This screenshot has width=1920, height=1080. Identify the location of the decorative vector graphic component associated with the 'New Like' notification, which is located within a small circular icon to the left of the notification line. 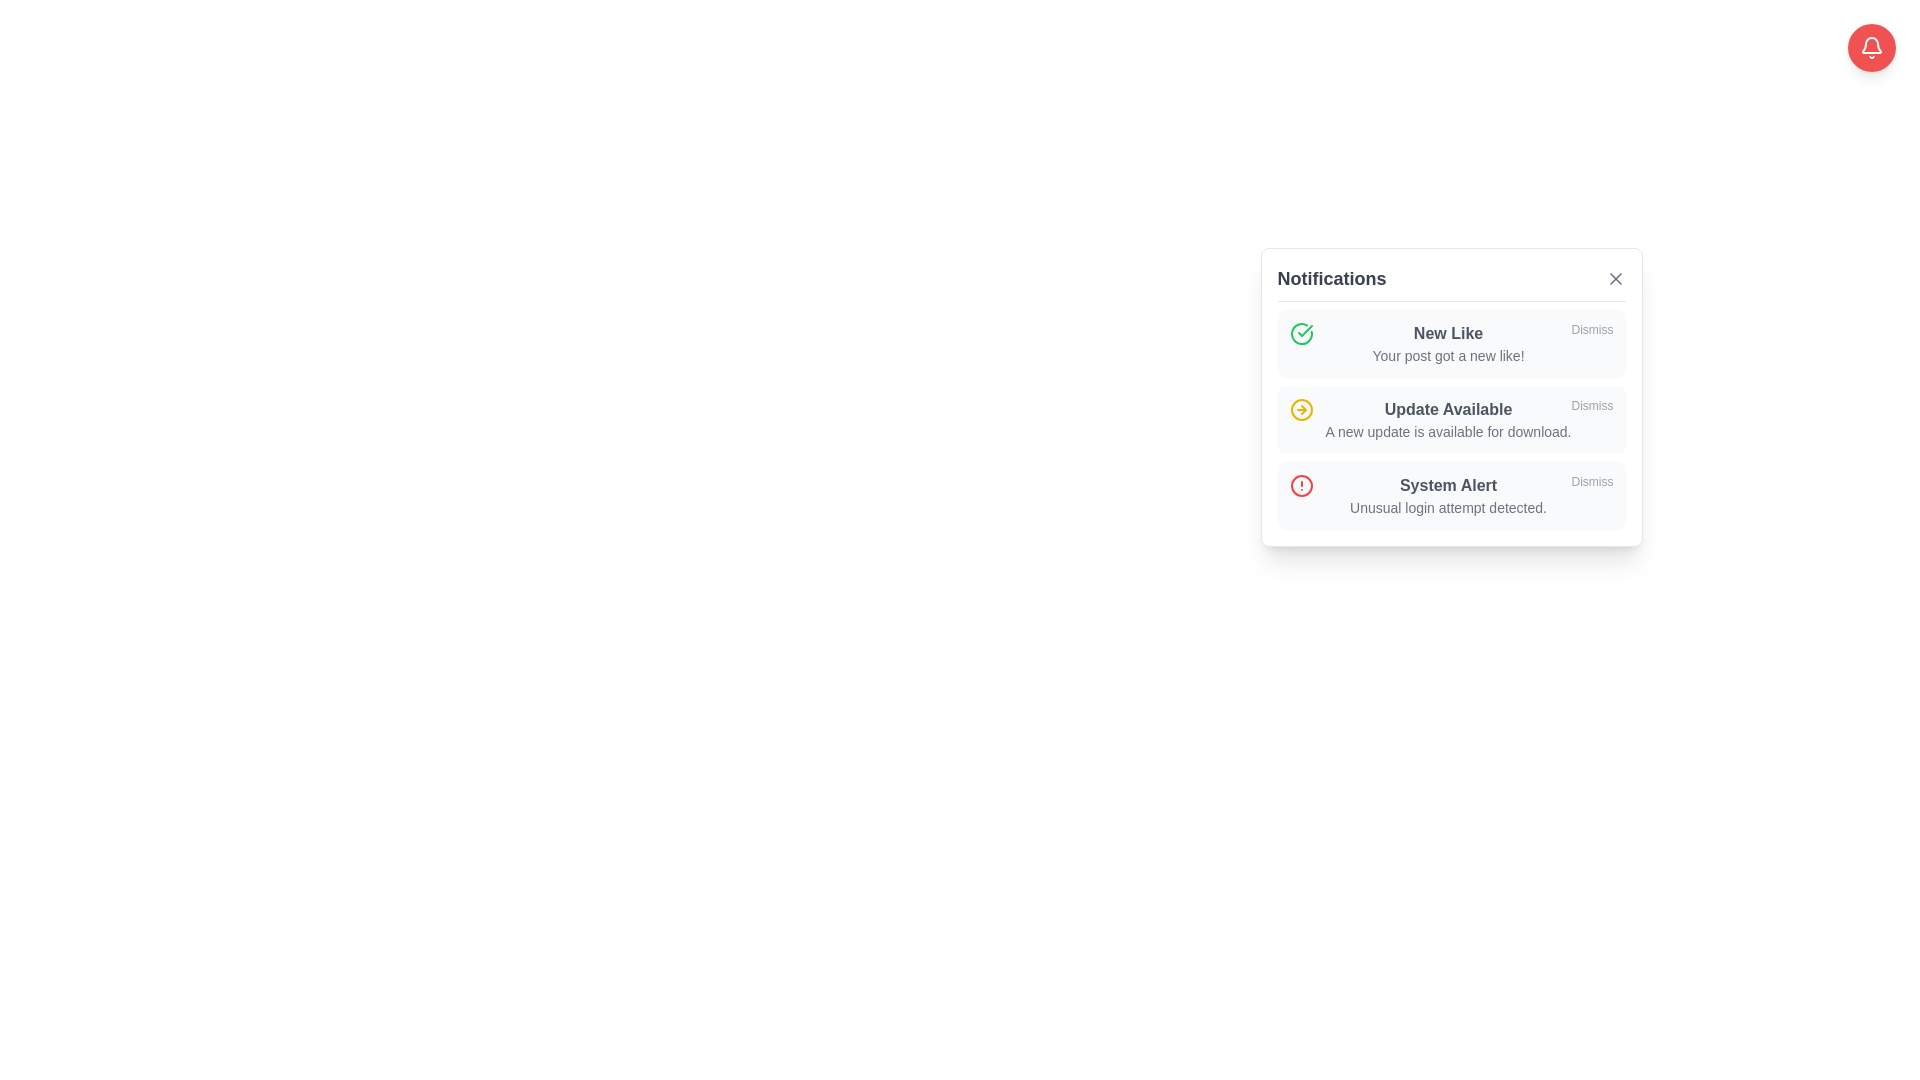
(1305, 330).